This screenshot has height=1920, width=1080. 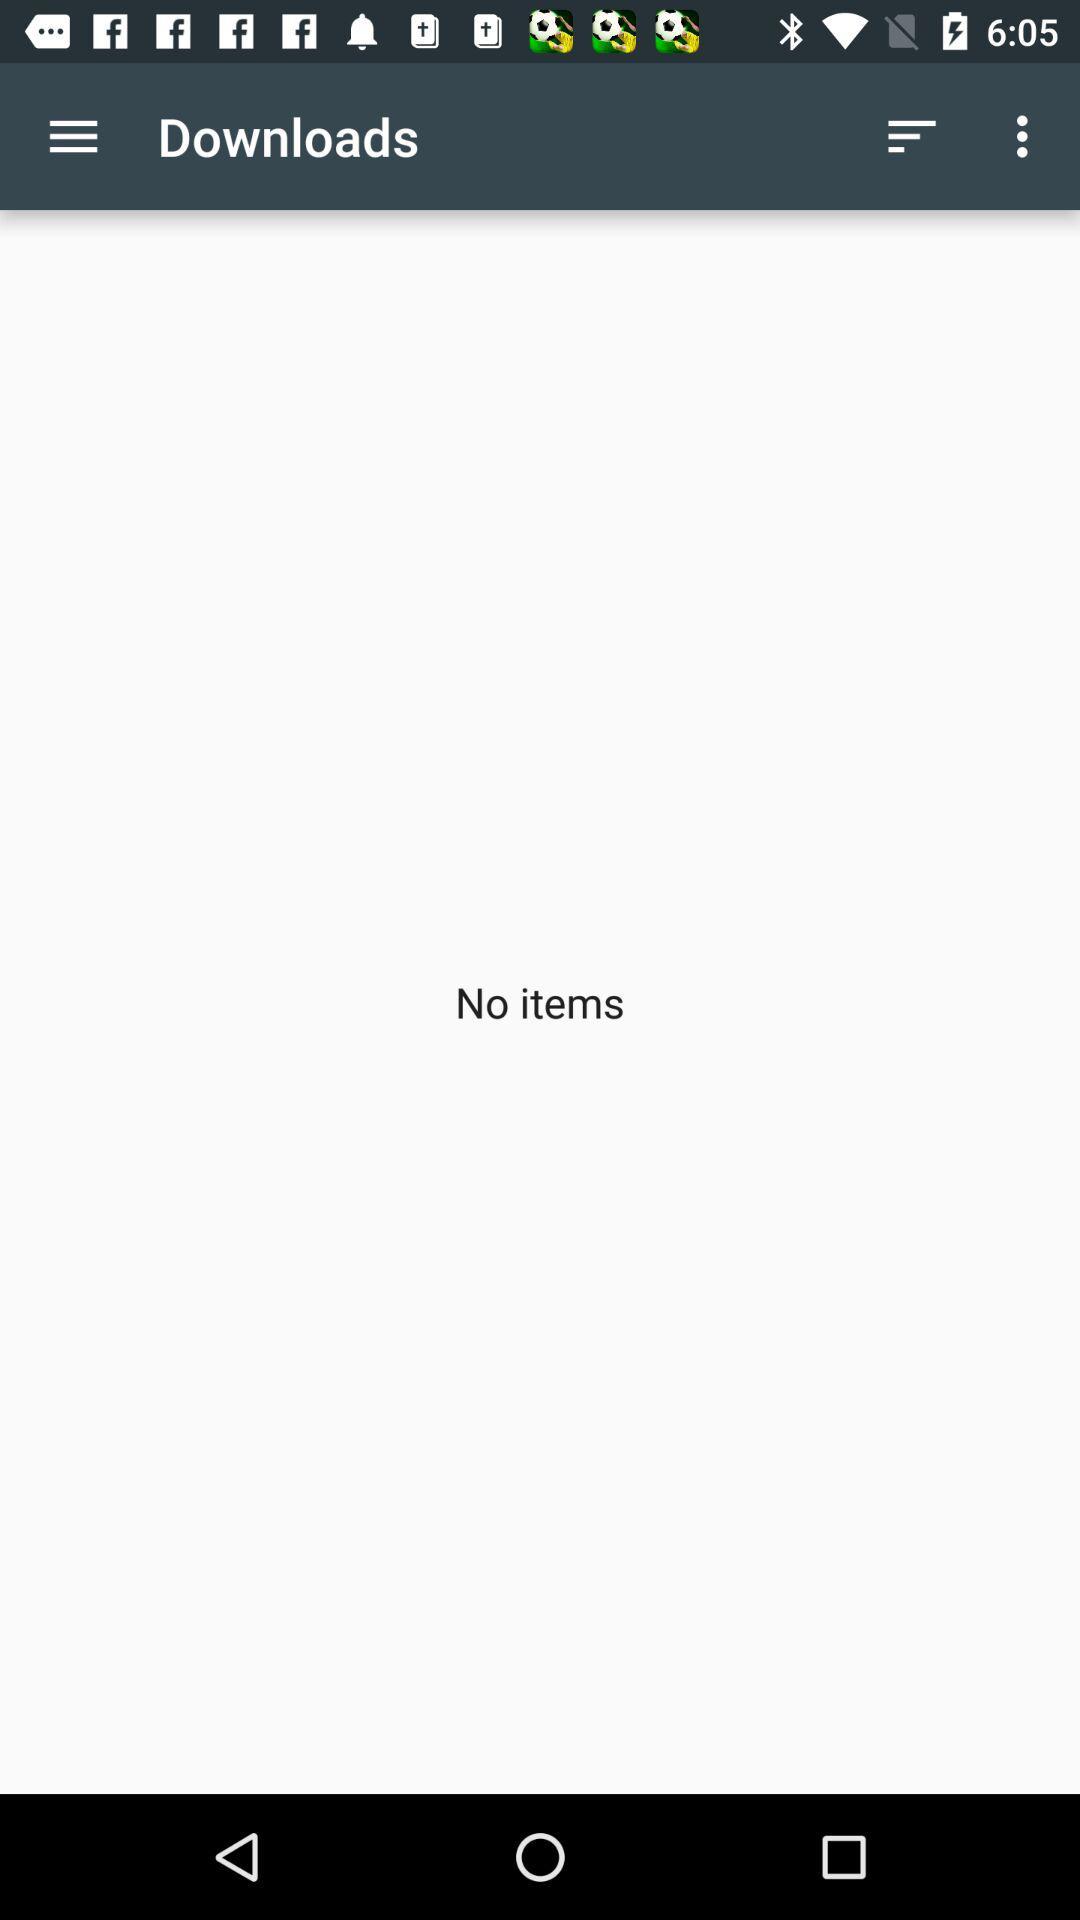 What do you see at coordinates (1027, 135) in the screenshot?
I see `app above no items icon` at bounding box center [1027, 135].